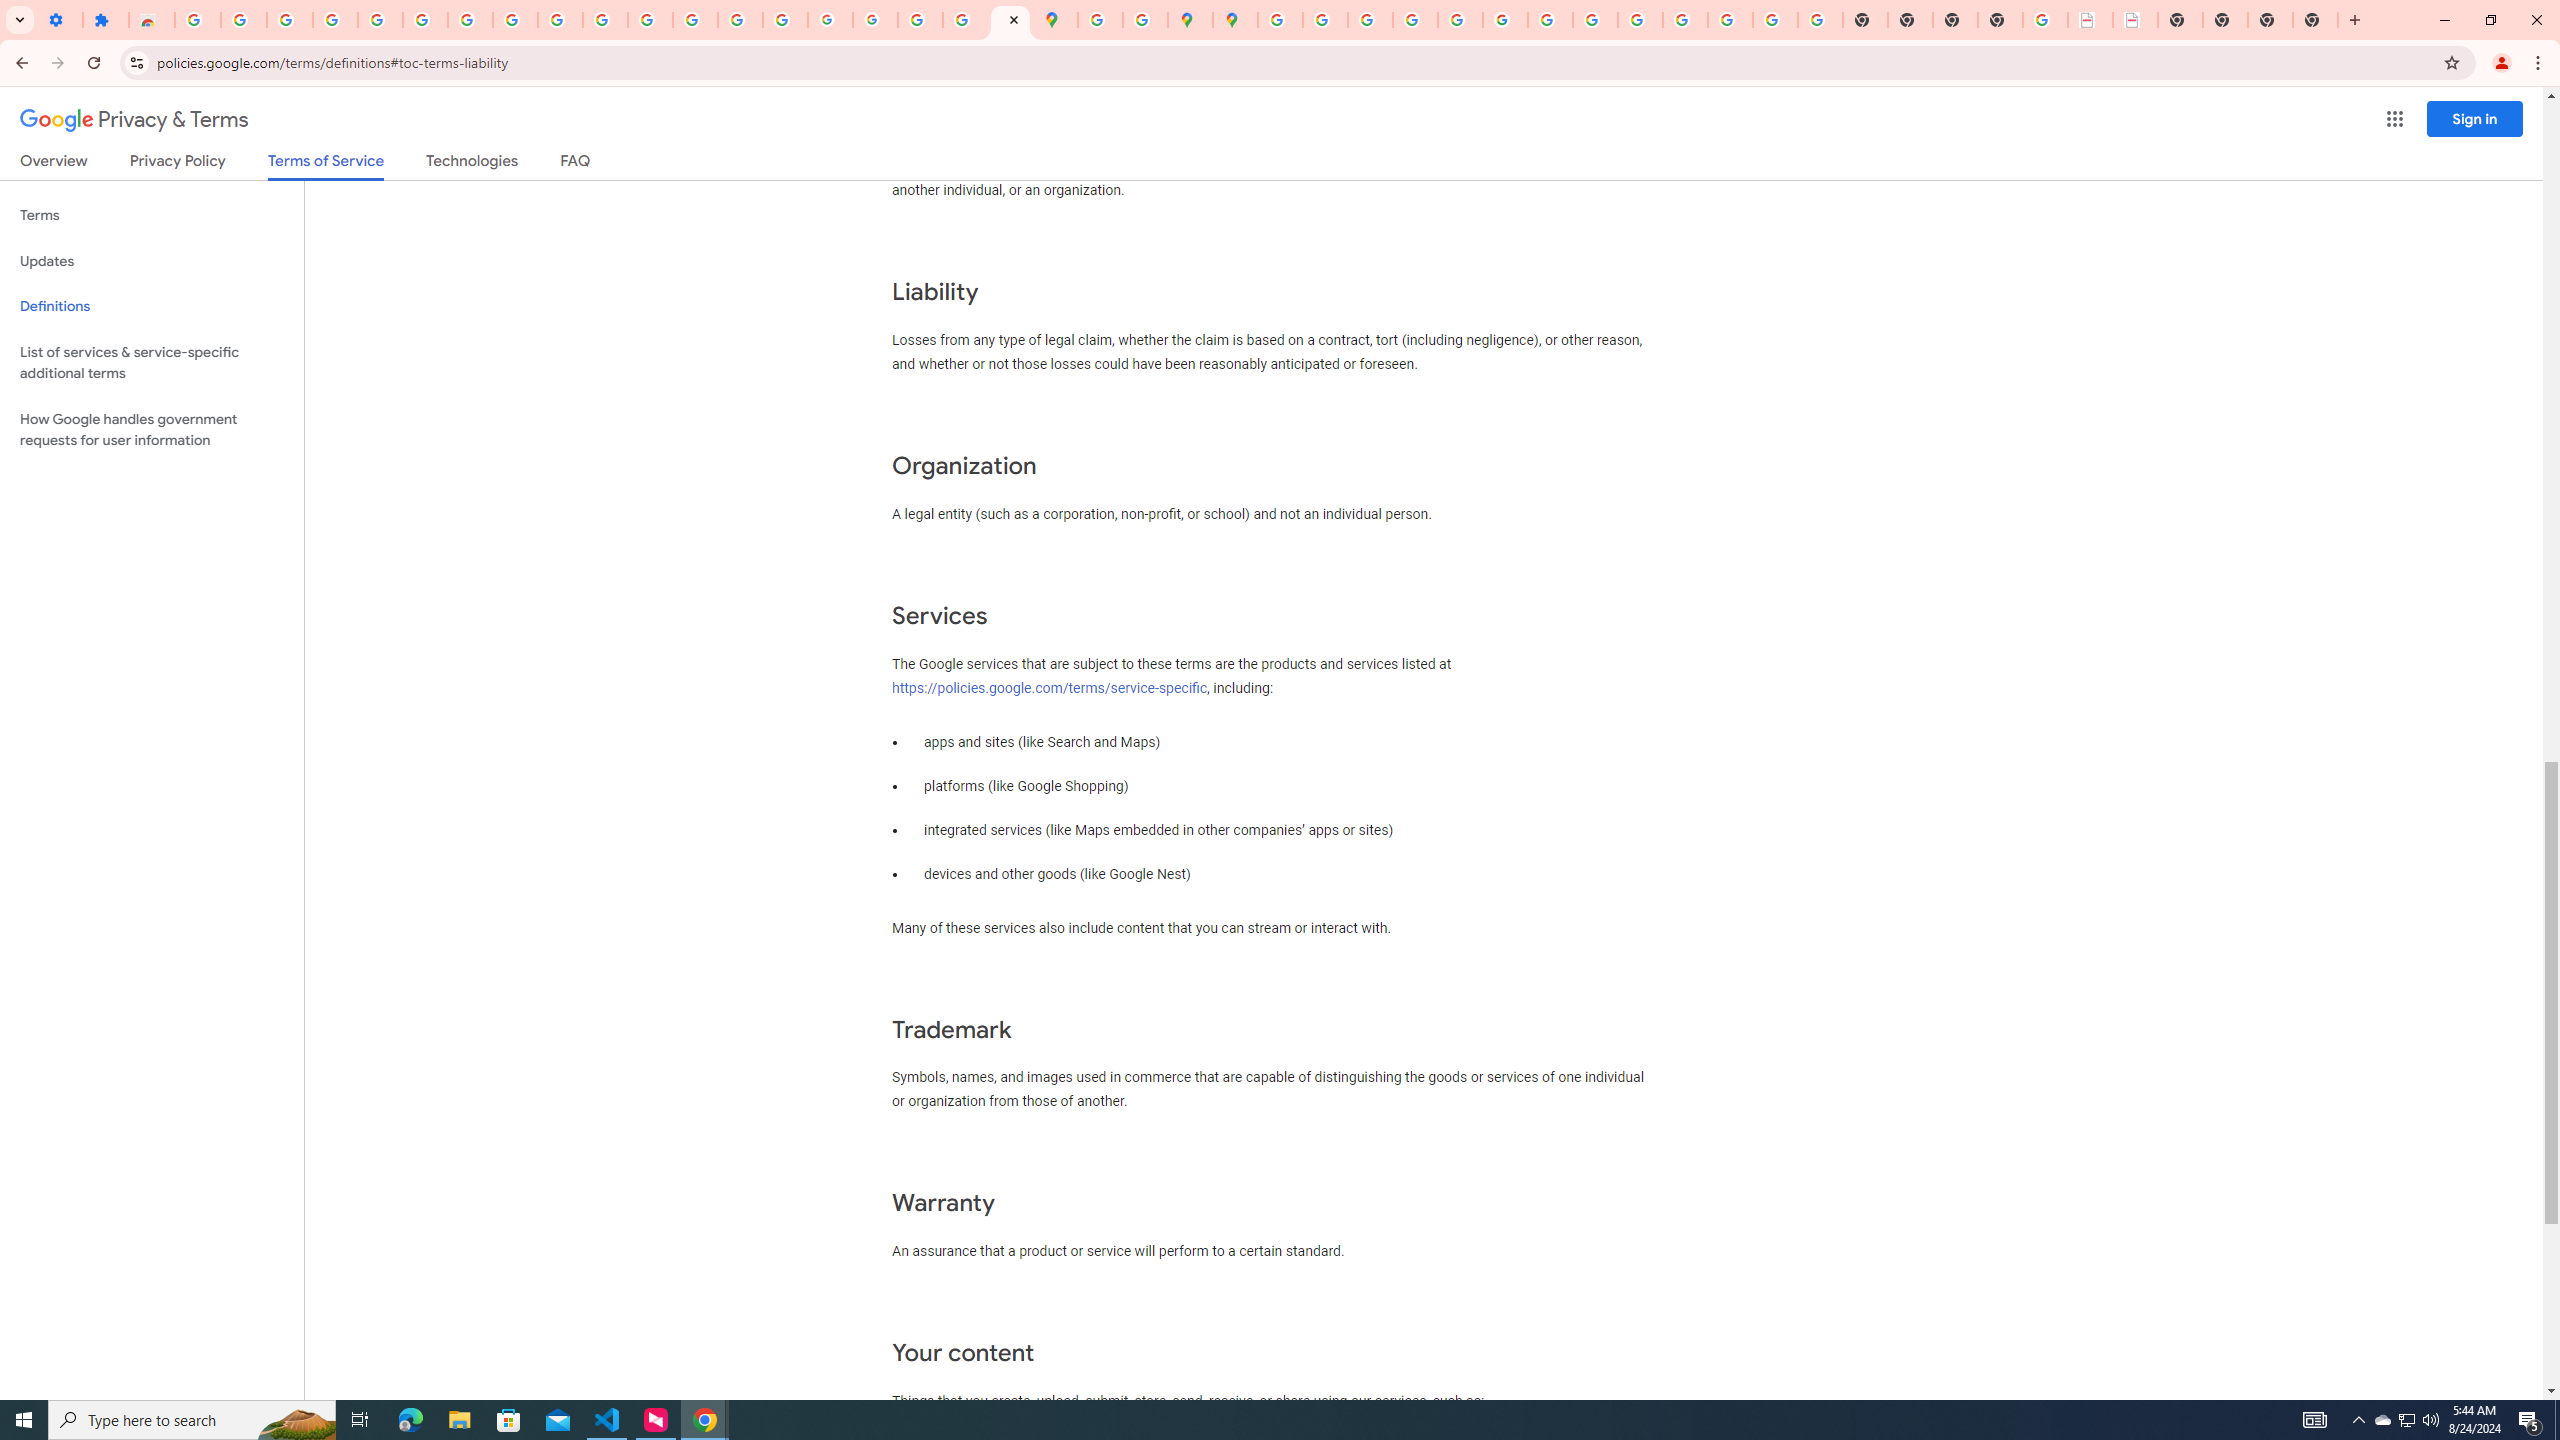 The height and width of the screenshot is (1440, 2560). Describe the element at coordinates (151, 260) in the screenshot. I see `'Updates'` at that location.